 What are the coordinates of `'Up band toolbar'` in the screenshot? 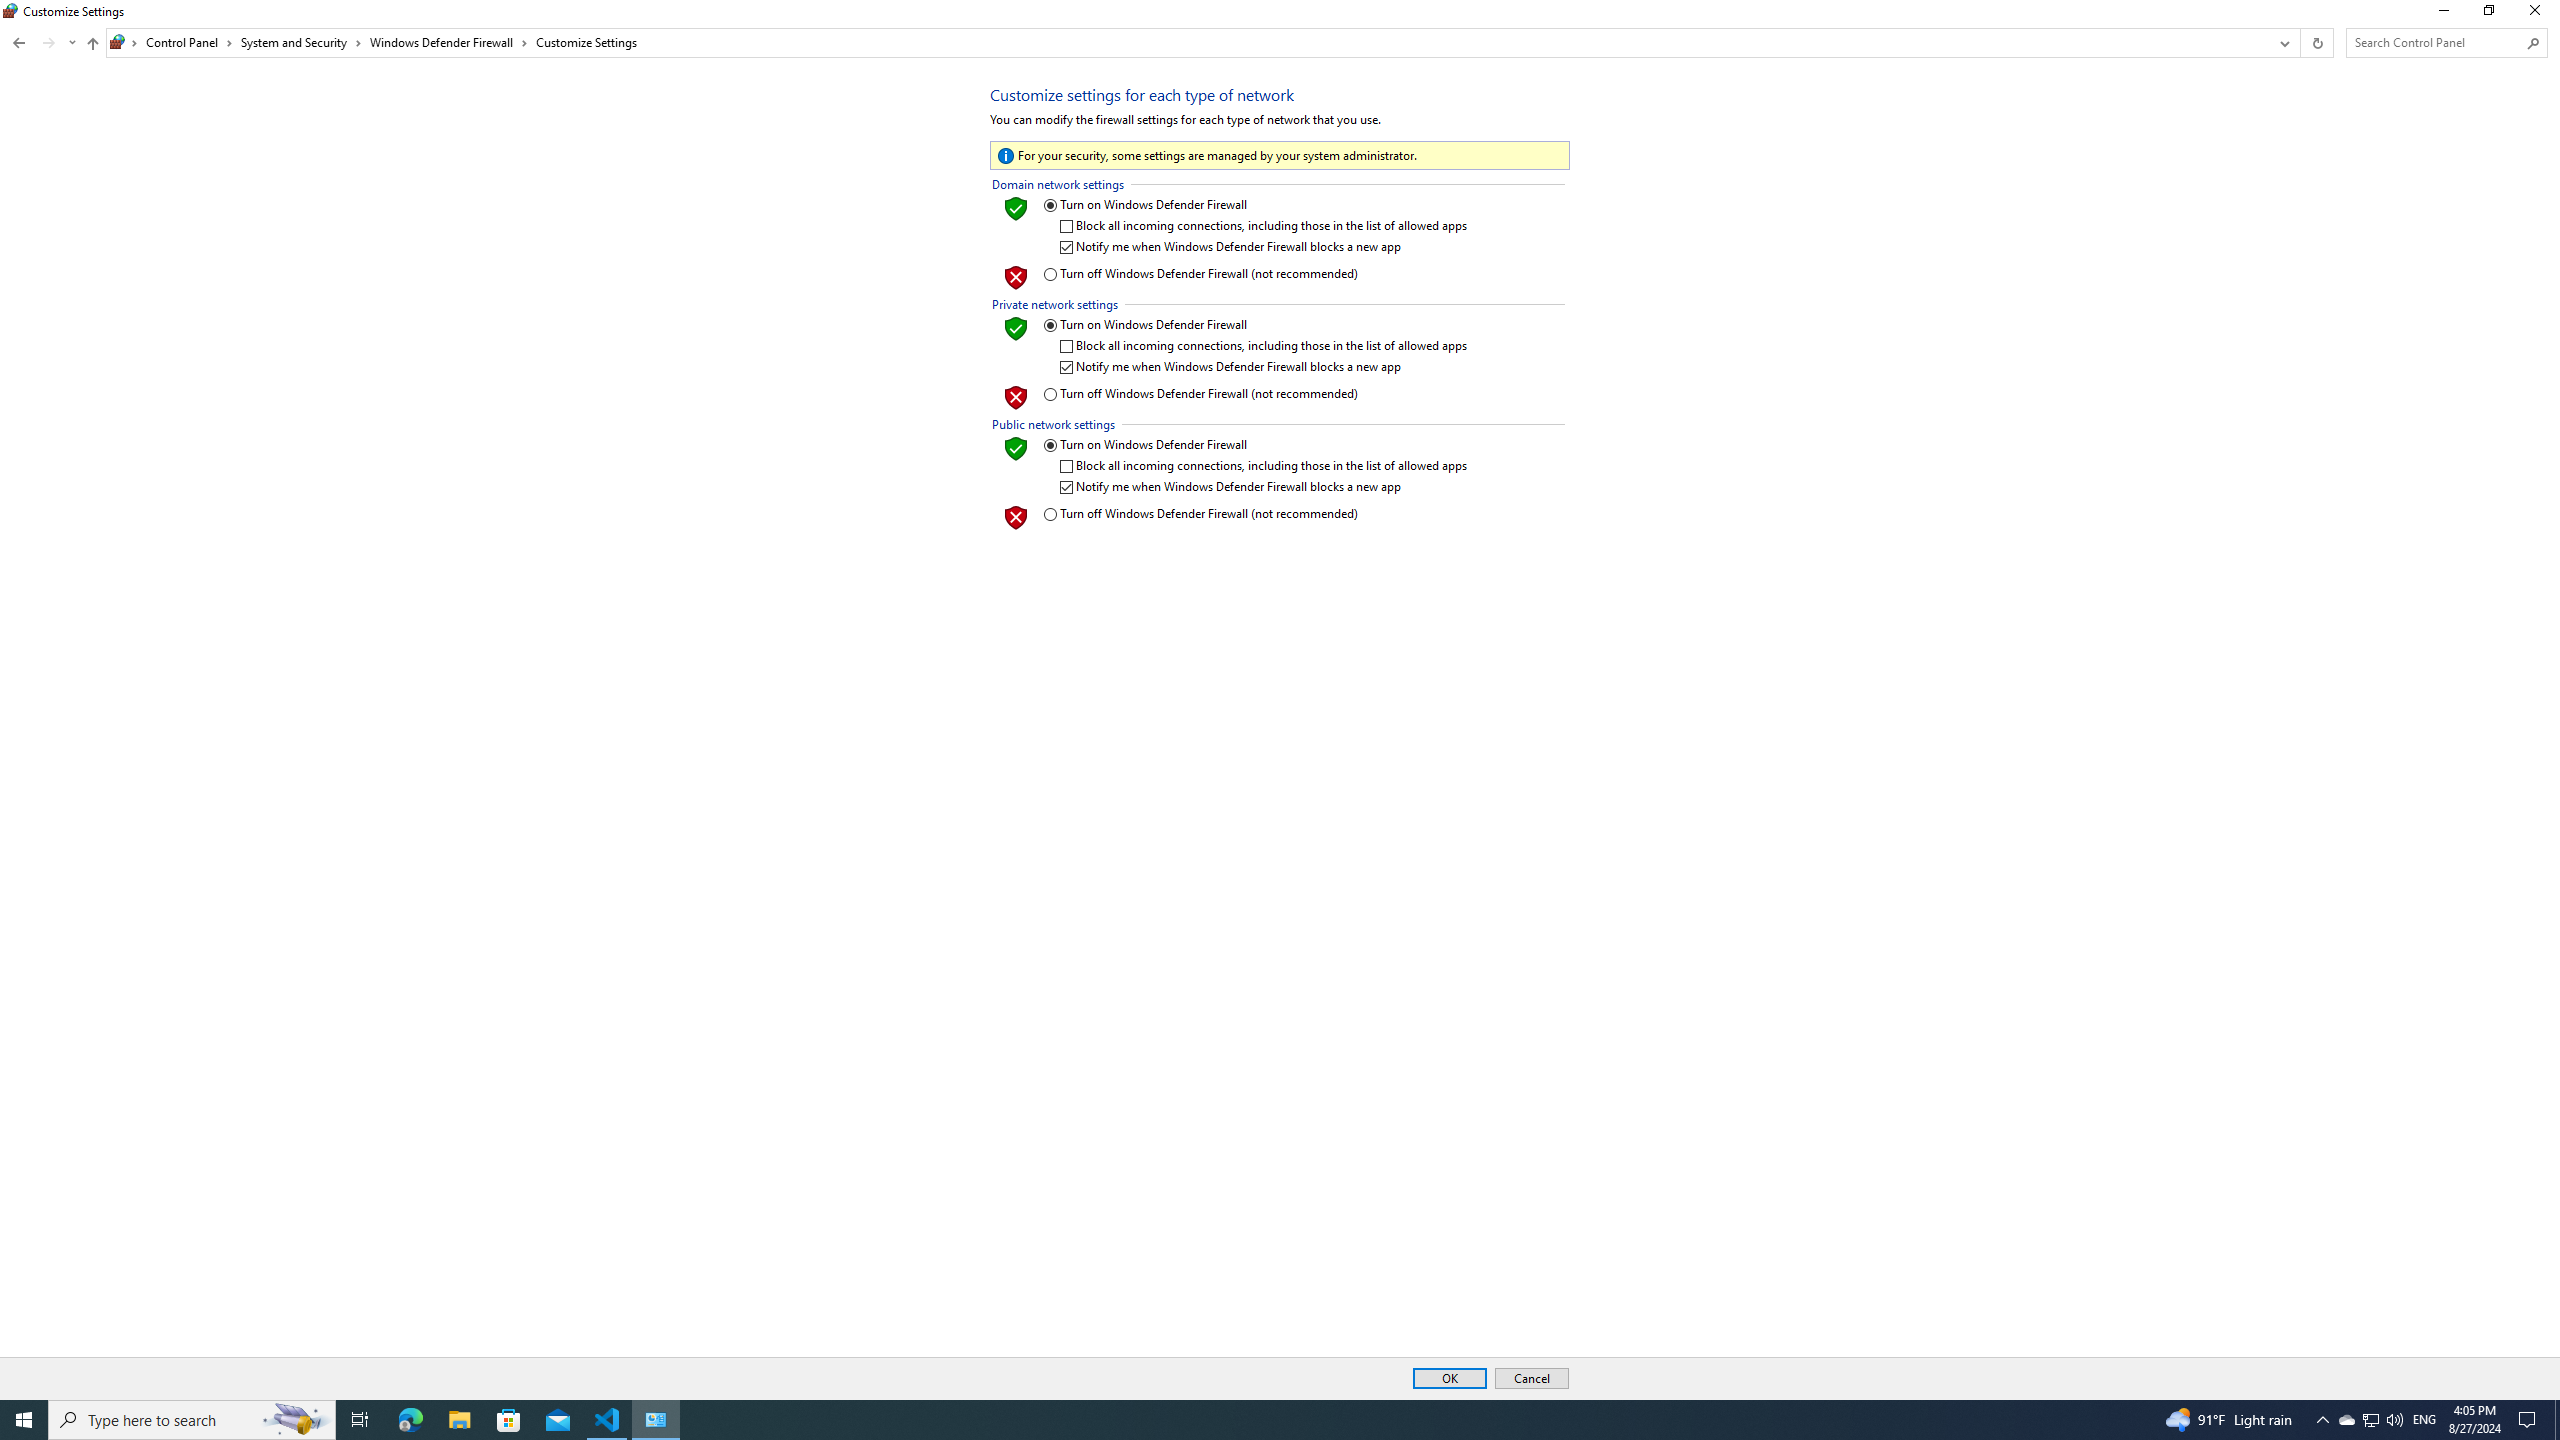 It's located at (93, 45).